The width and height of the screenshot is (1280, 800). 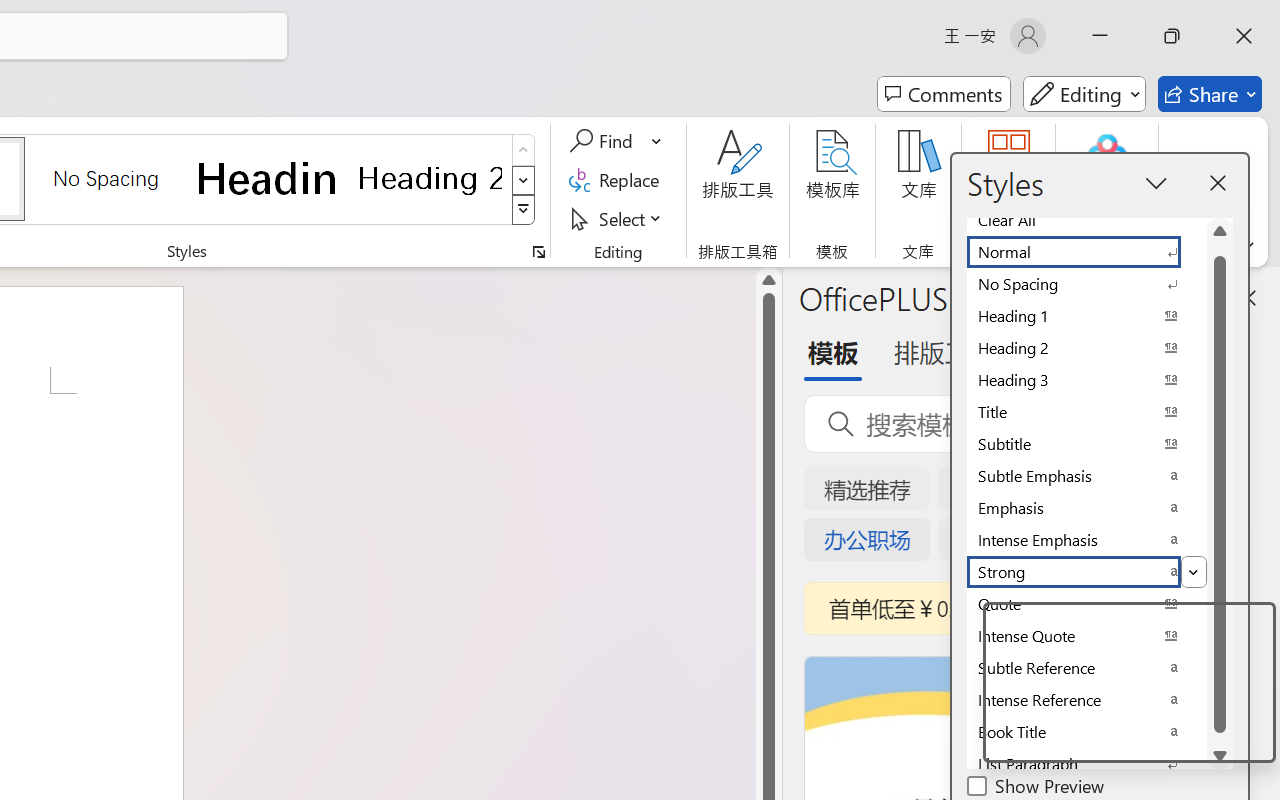 What do you see at coordinates (524, 210) in the screenshot?
I see `'Class: NetUIImage'` at bounding box center [524, 210].